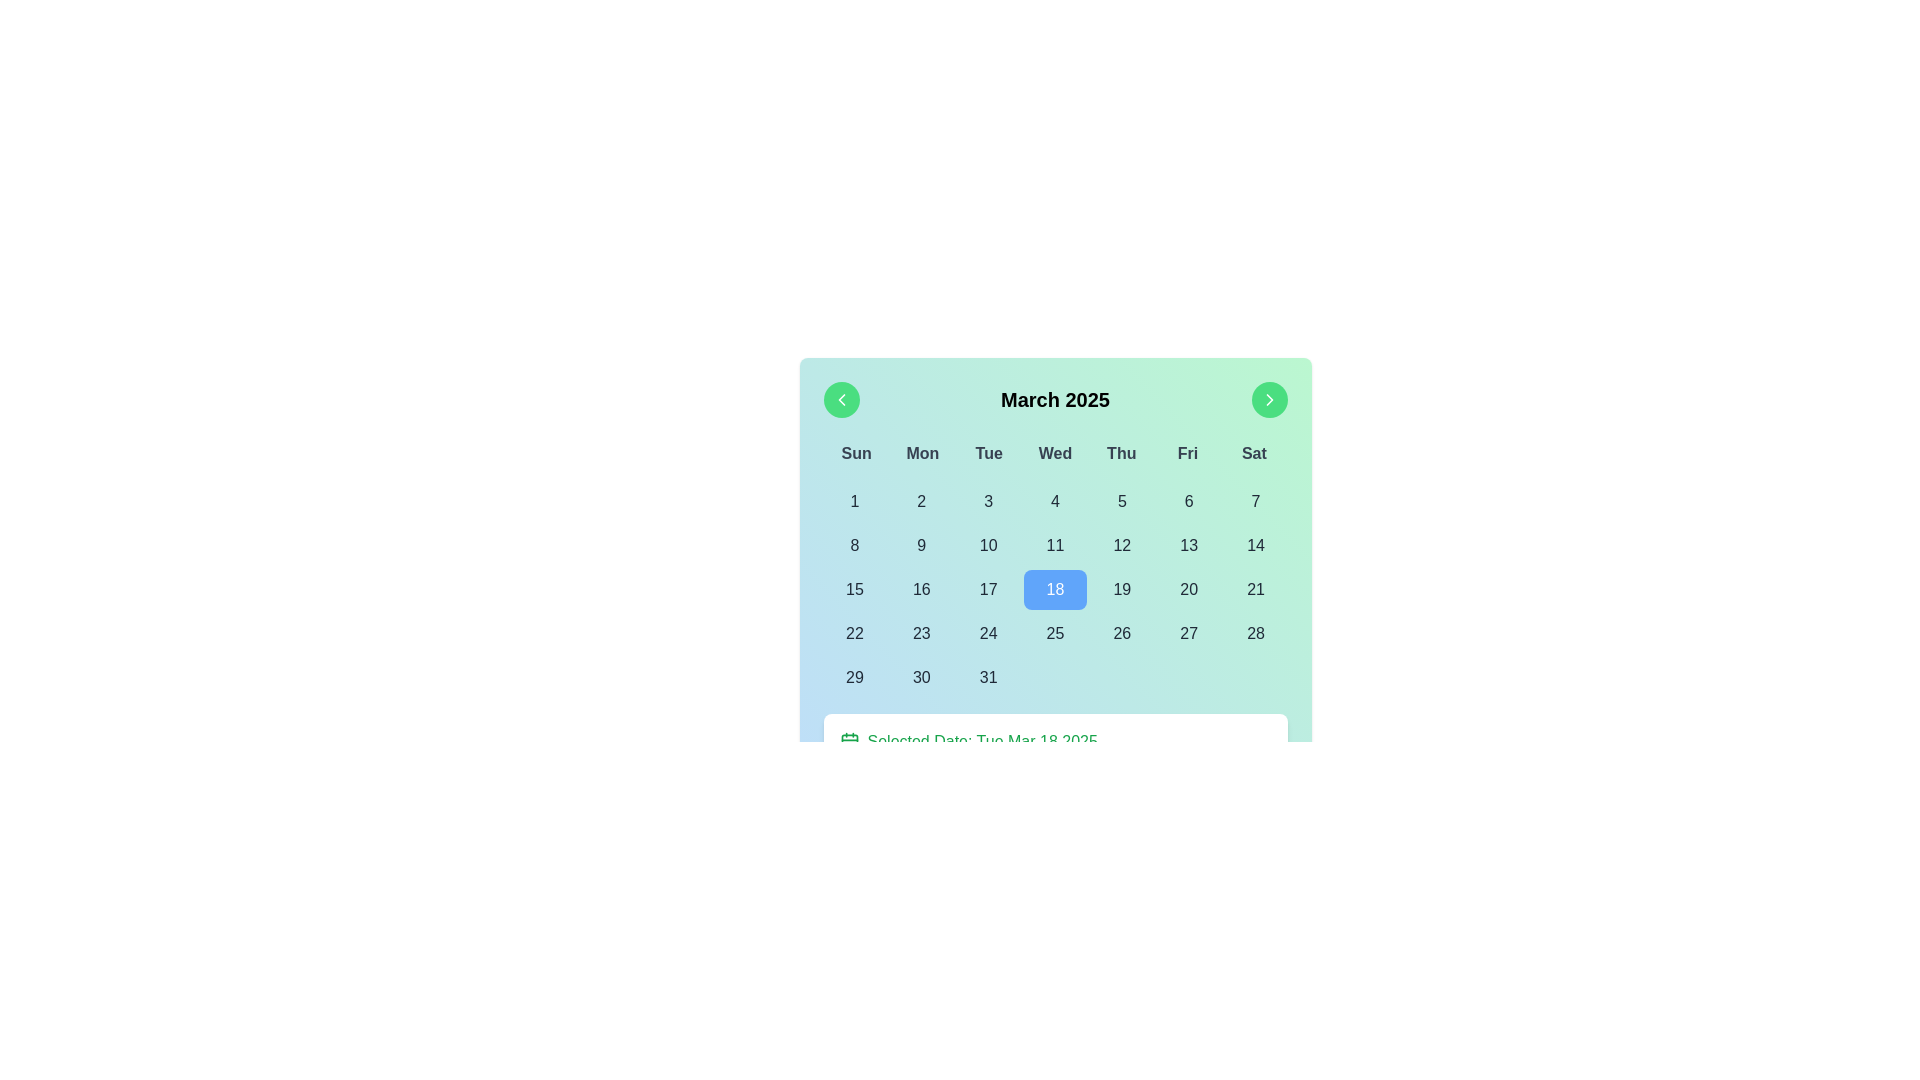 The width and height of the screenshot is (1920, 1080). I want to click on the button displaying the number '7', located, so click(1255, 500).